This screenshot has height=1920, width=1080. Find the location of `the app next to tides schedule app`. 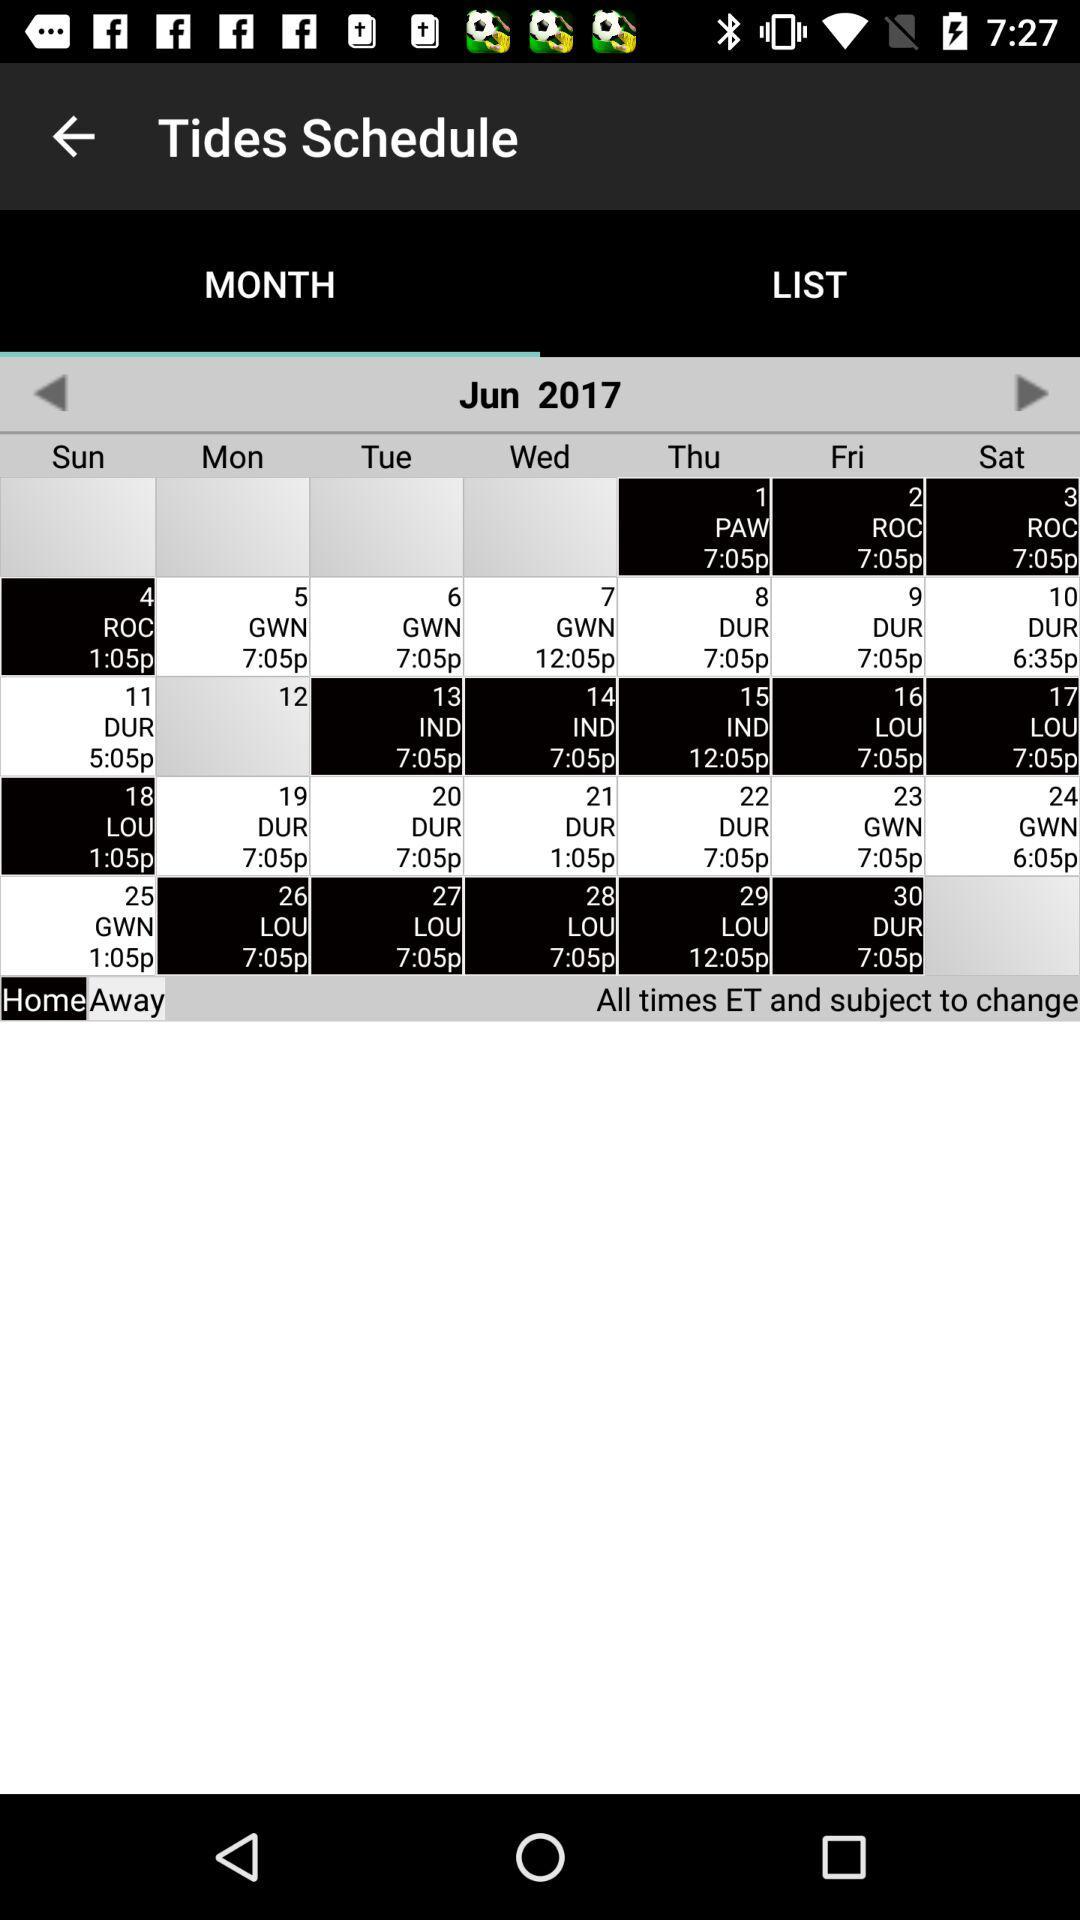

the app next to tides schedule app is located at coordinates (72, 135).